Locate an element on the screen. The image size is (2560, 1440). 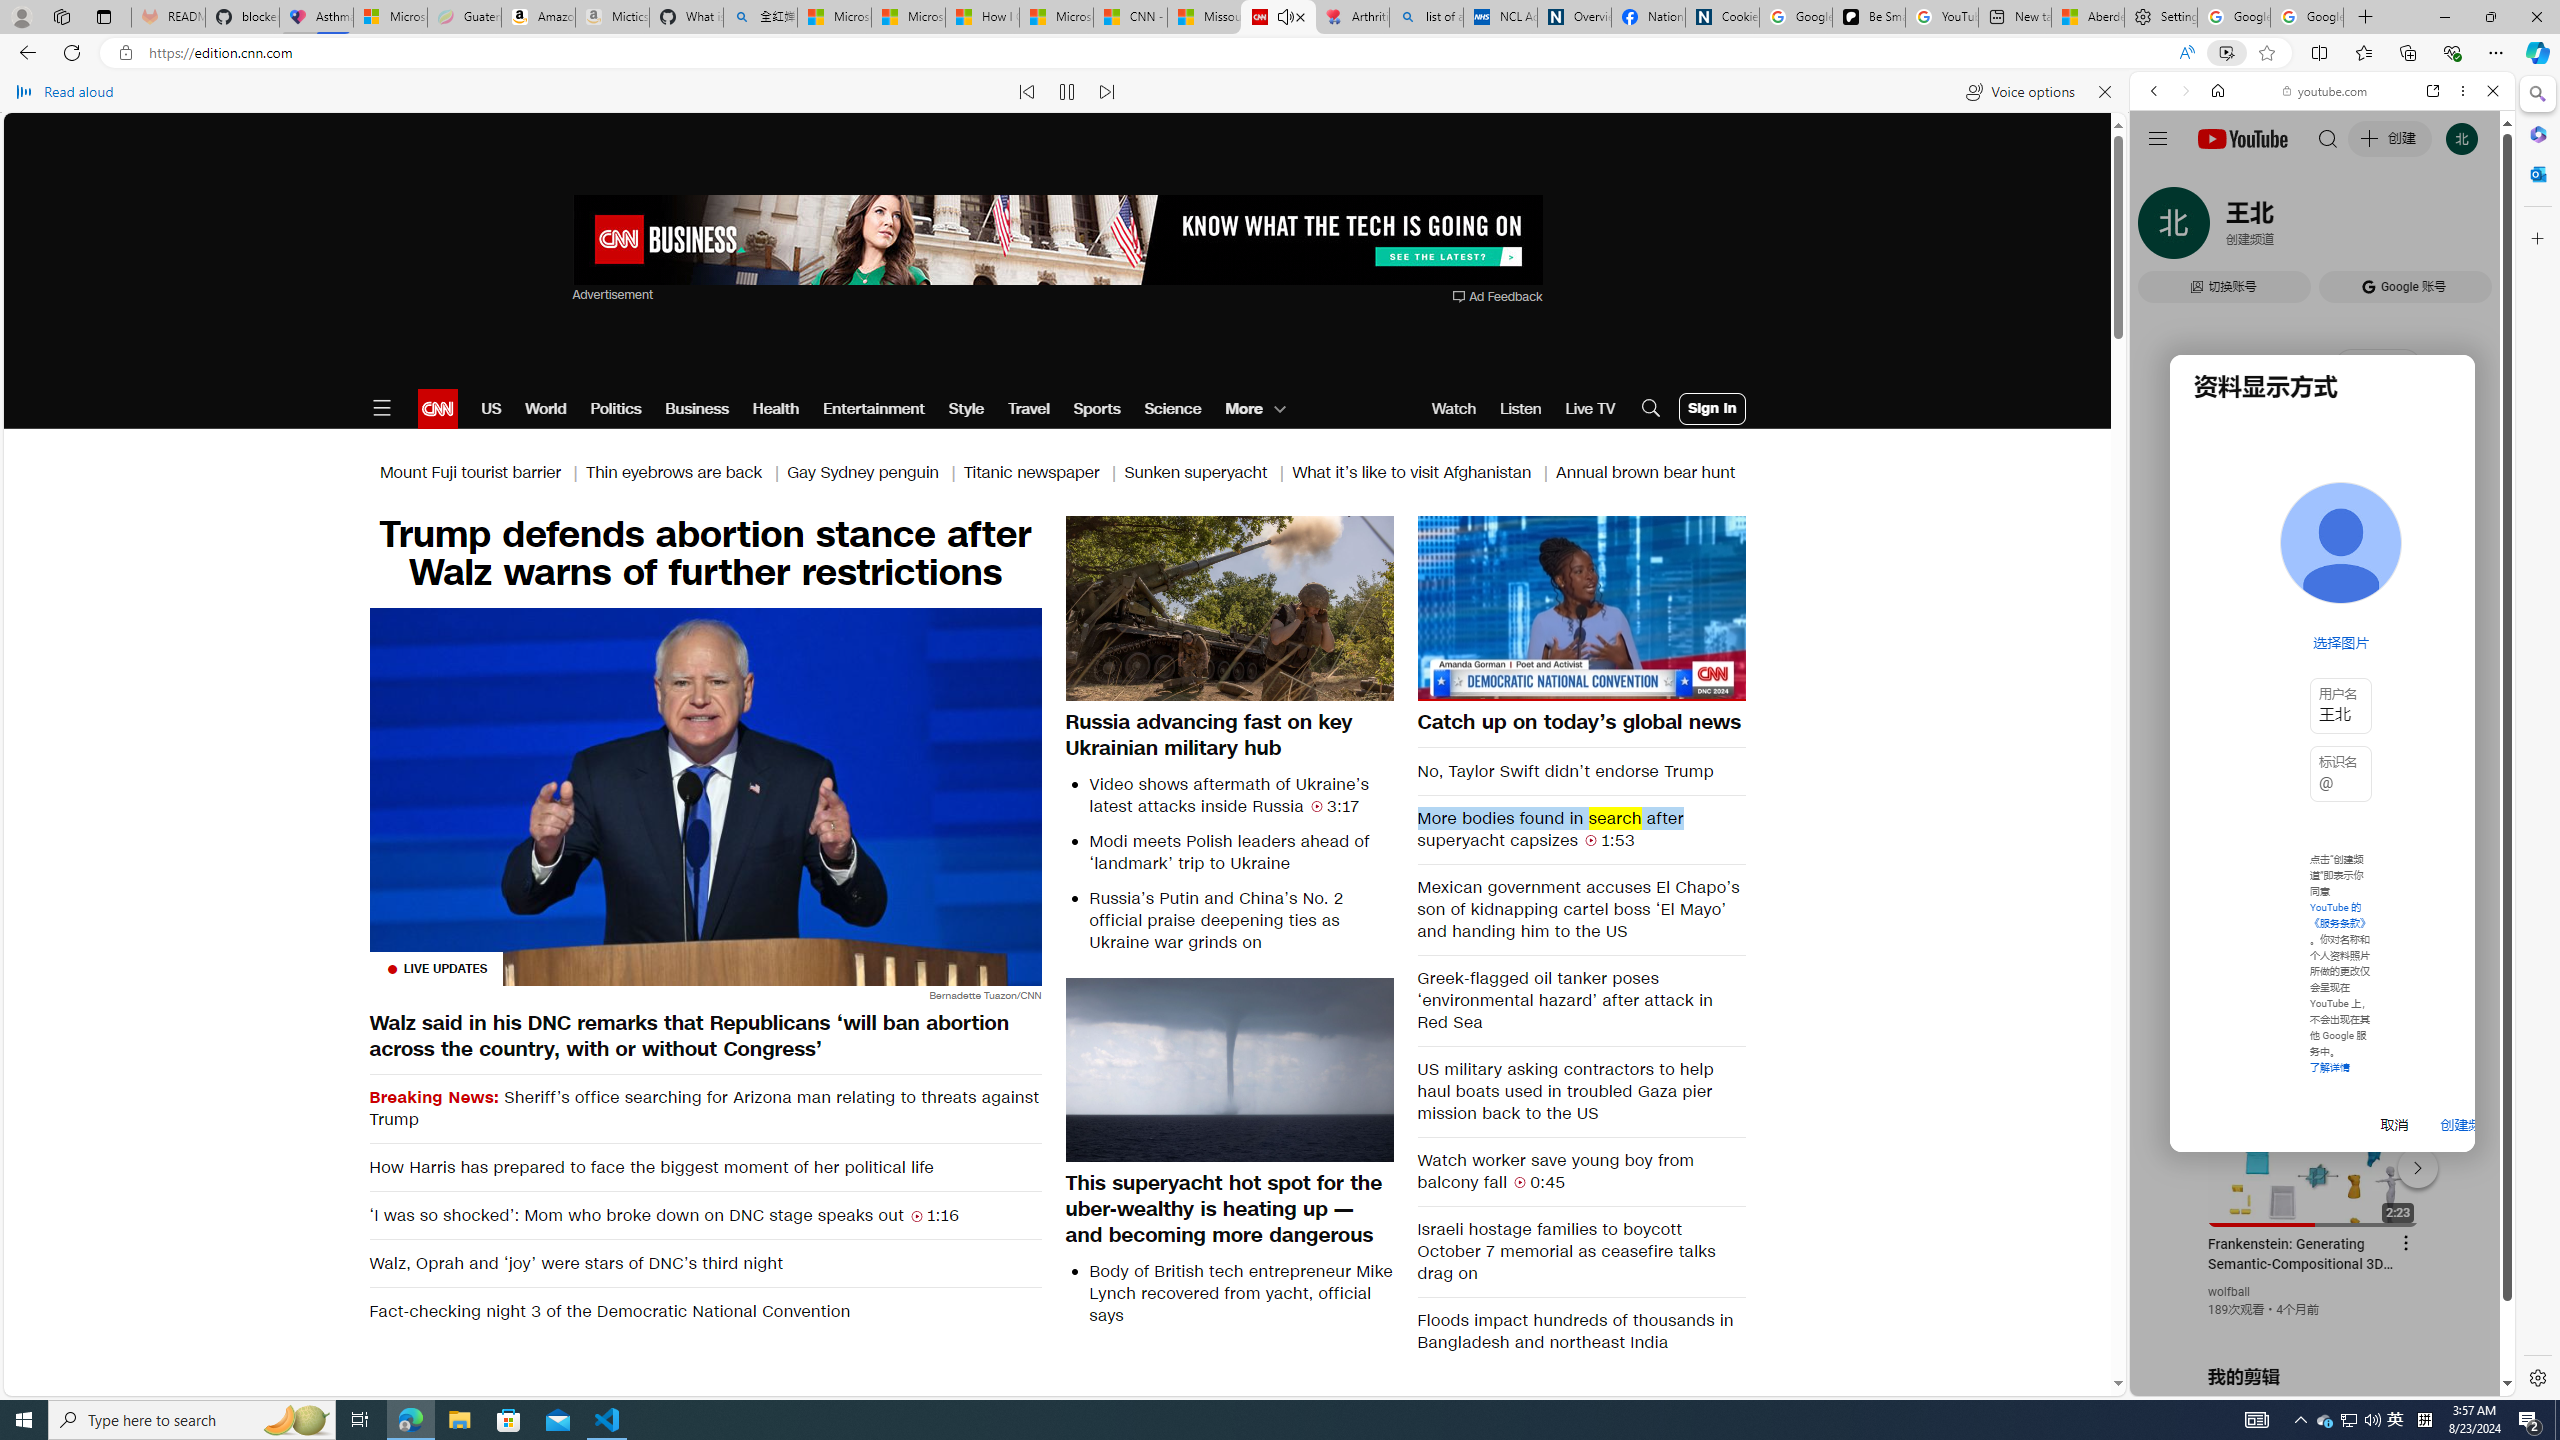
'World' is located at coordinates (545, 407).